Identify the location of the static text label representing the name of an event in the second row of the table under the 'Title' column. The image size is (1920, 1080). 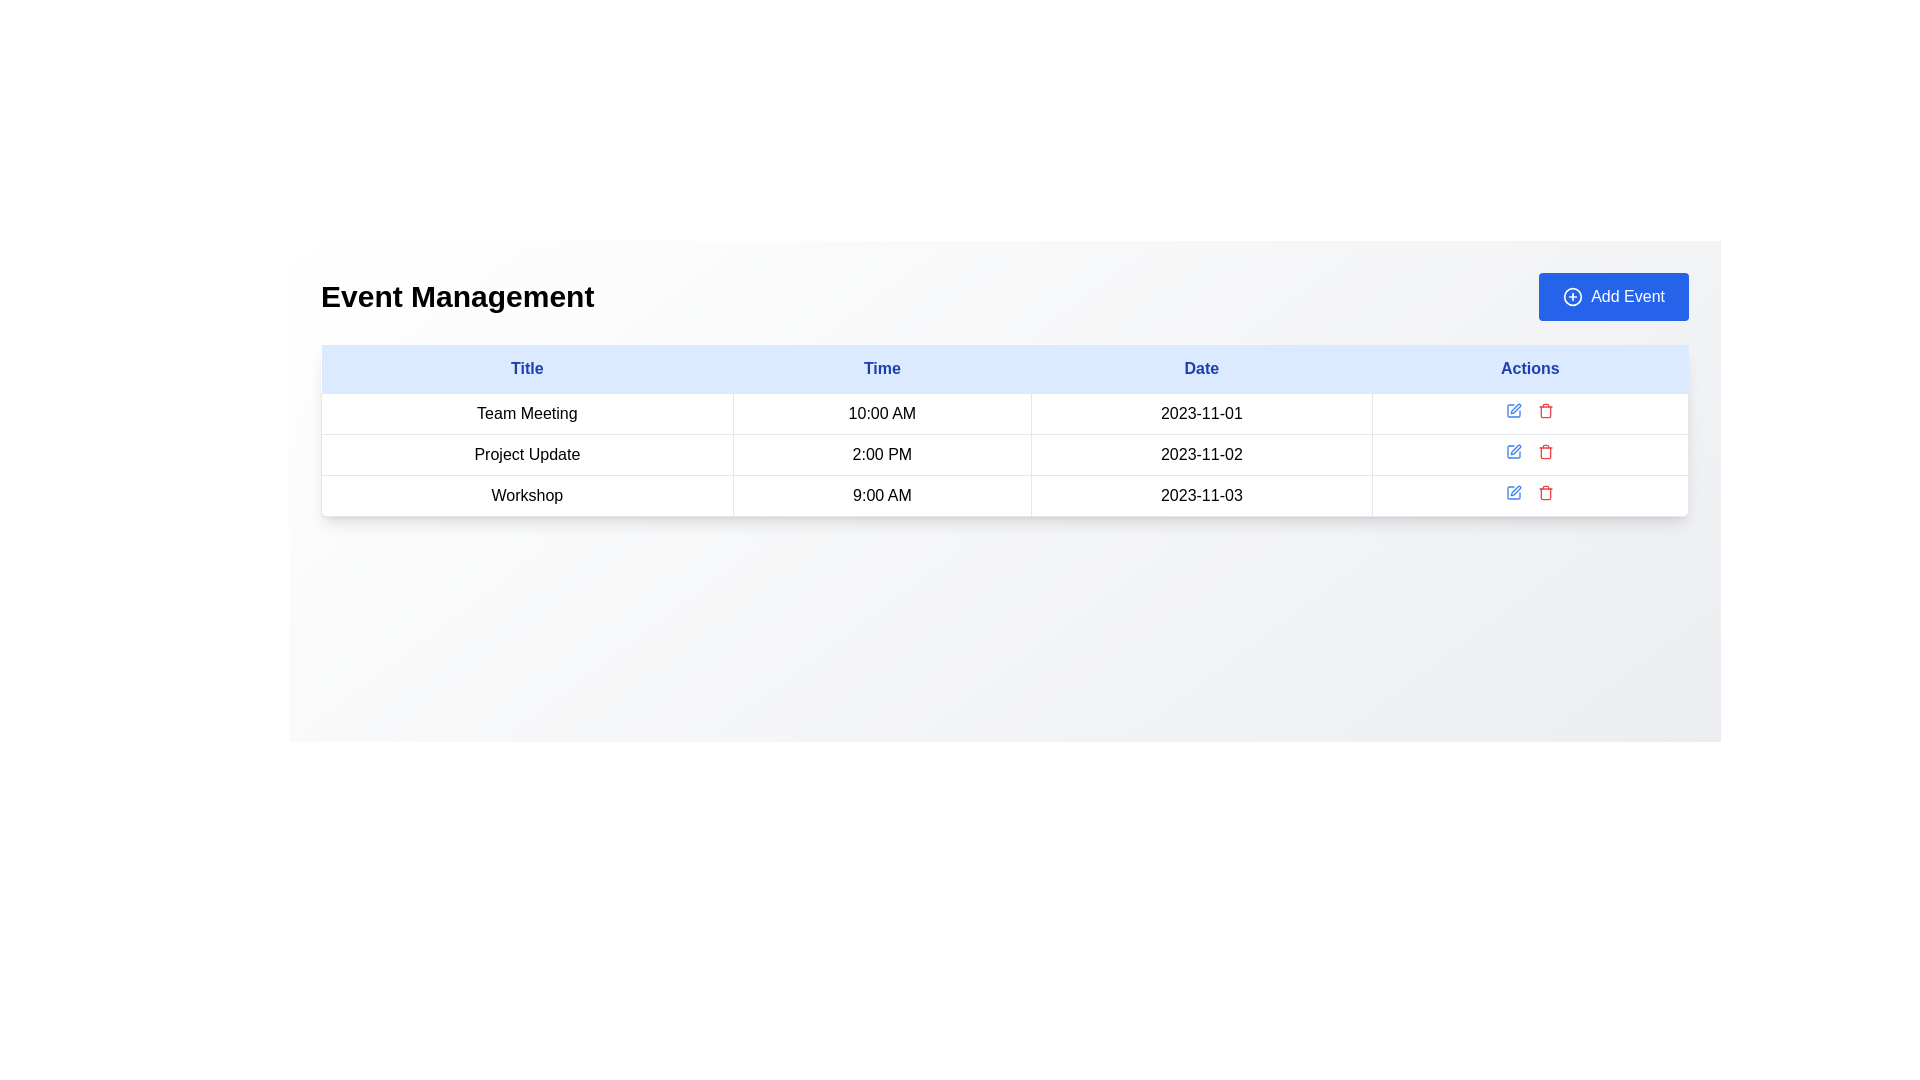
(527, 455).